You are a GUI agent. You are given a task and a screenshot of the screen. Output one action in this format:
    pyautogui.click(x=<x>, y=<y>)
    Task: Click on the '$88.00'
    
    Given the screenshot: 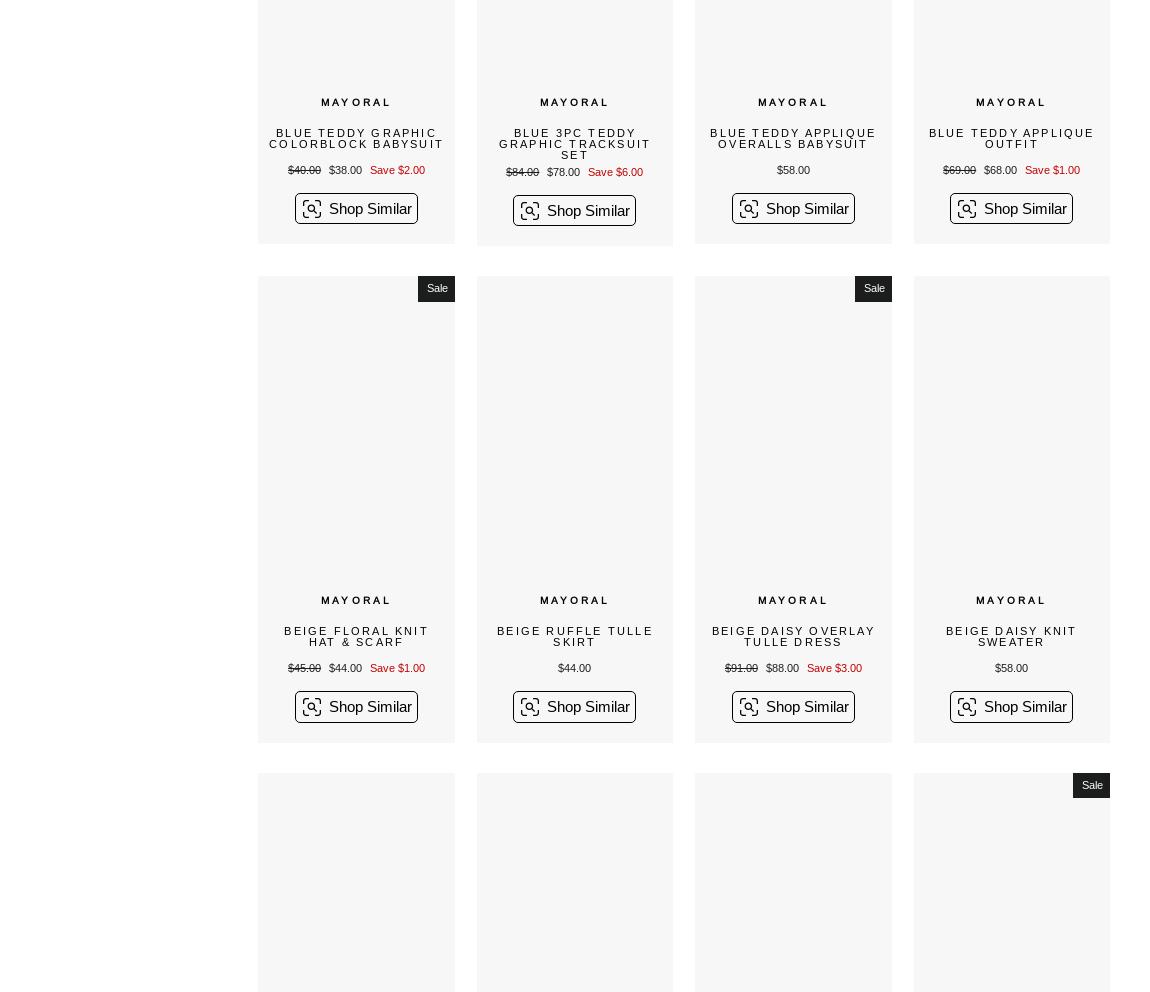 What is the action you would take?
    pyautogui.click(x=763, y=666)
    